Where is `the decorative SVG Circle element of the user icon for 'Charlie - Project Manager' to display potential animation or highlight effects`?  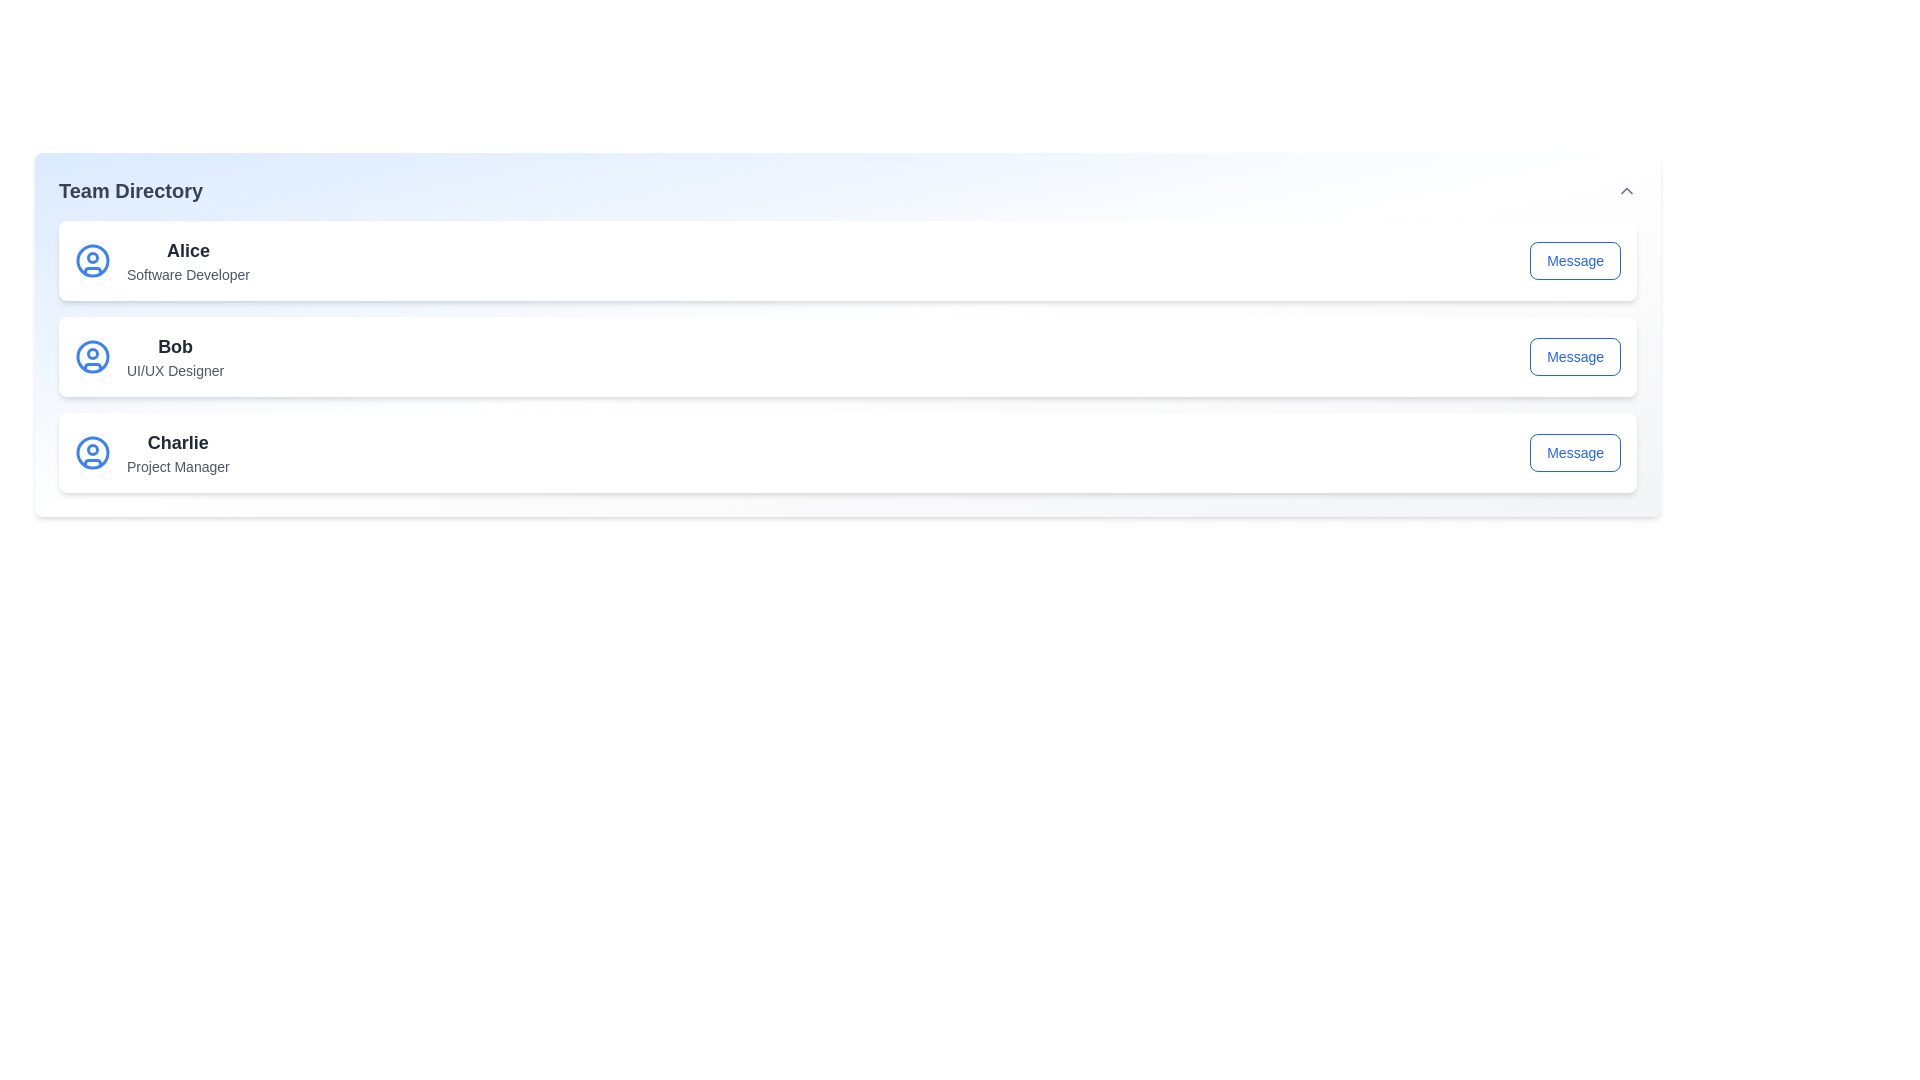
the decorative SVG Circle element of the user icon for 'Charlie - Project Manager' to display potential animation or highlight effects is located at coordinates (91, 452).